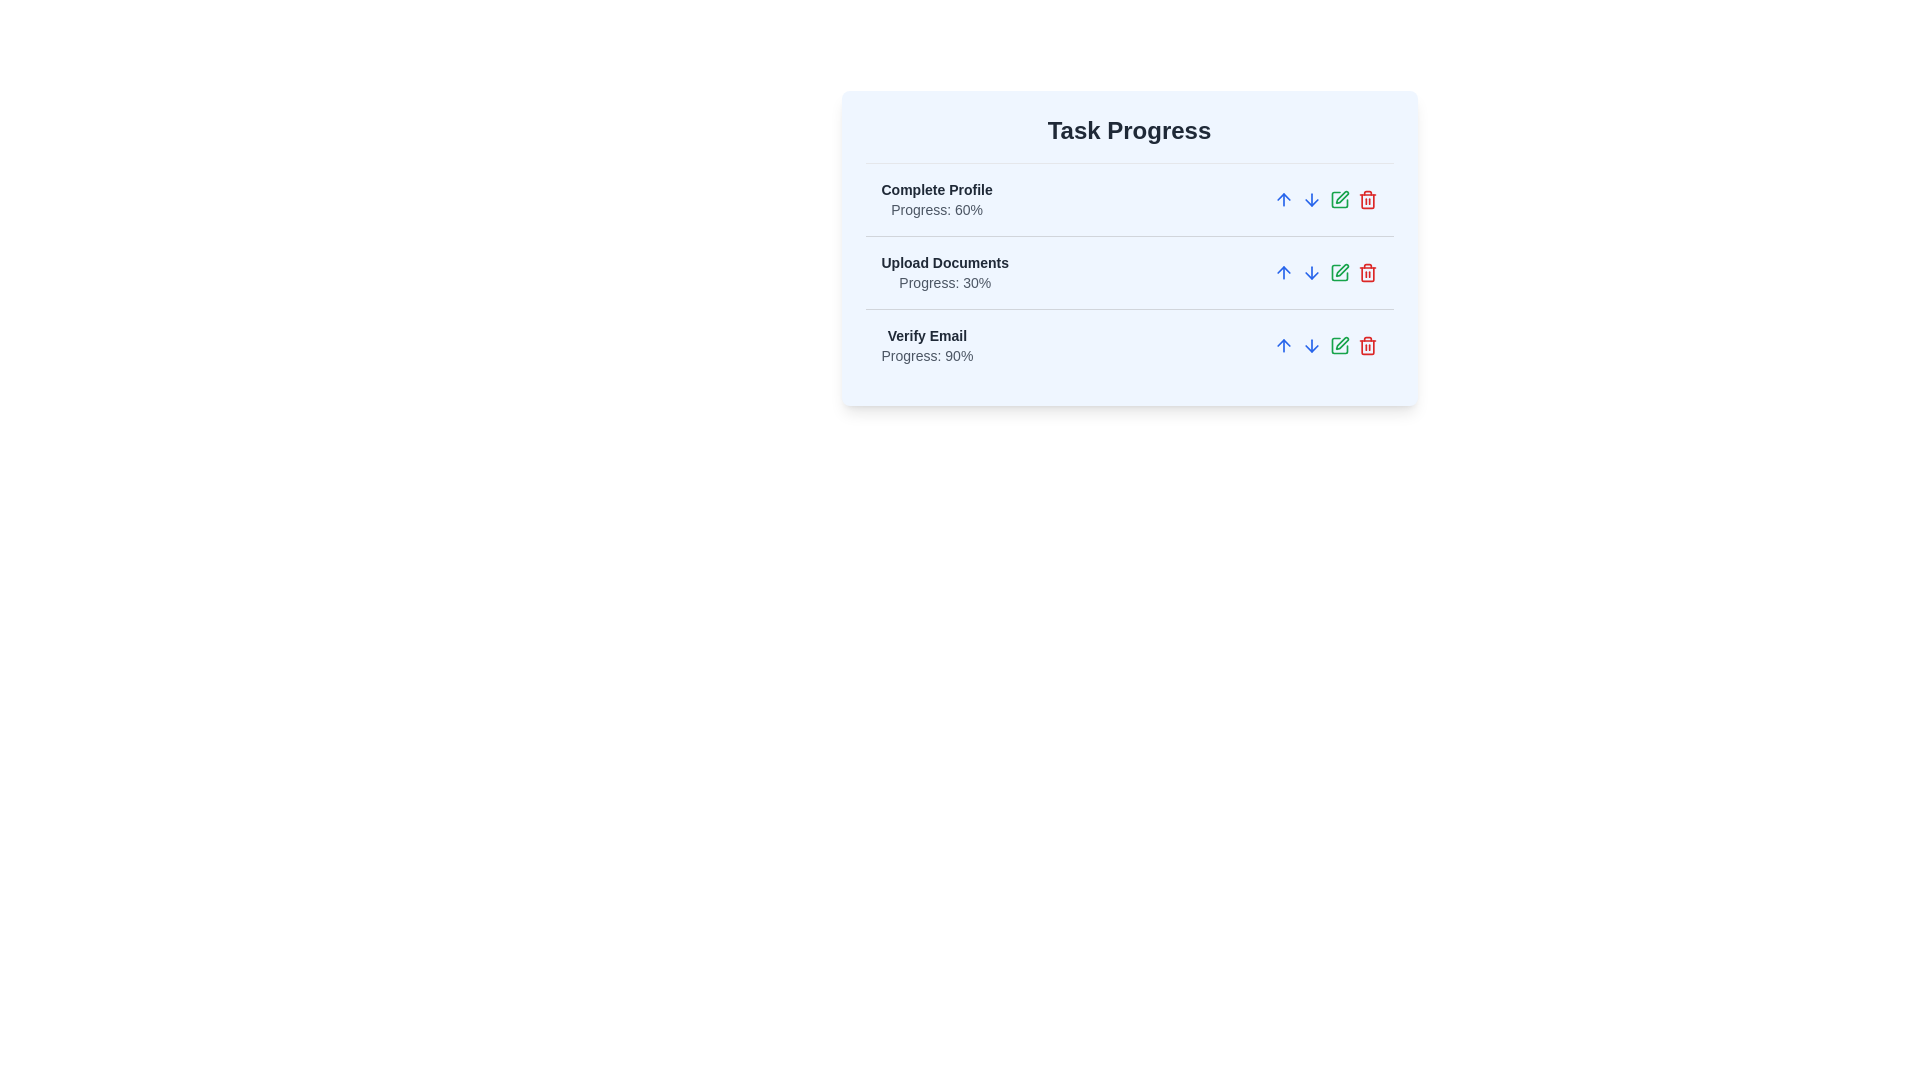 The width and height of the screenshot is (1920, 1080). Describe the element at coordinates (1366, 345) in the screenshot. I see `the red trash icon button` at that location.